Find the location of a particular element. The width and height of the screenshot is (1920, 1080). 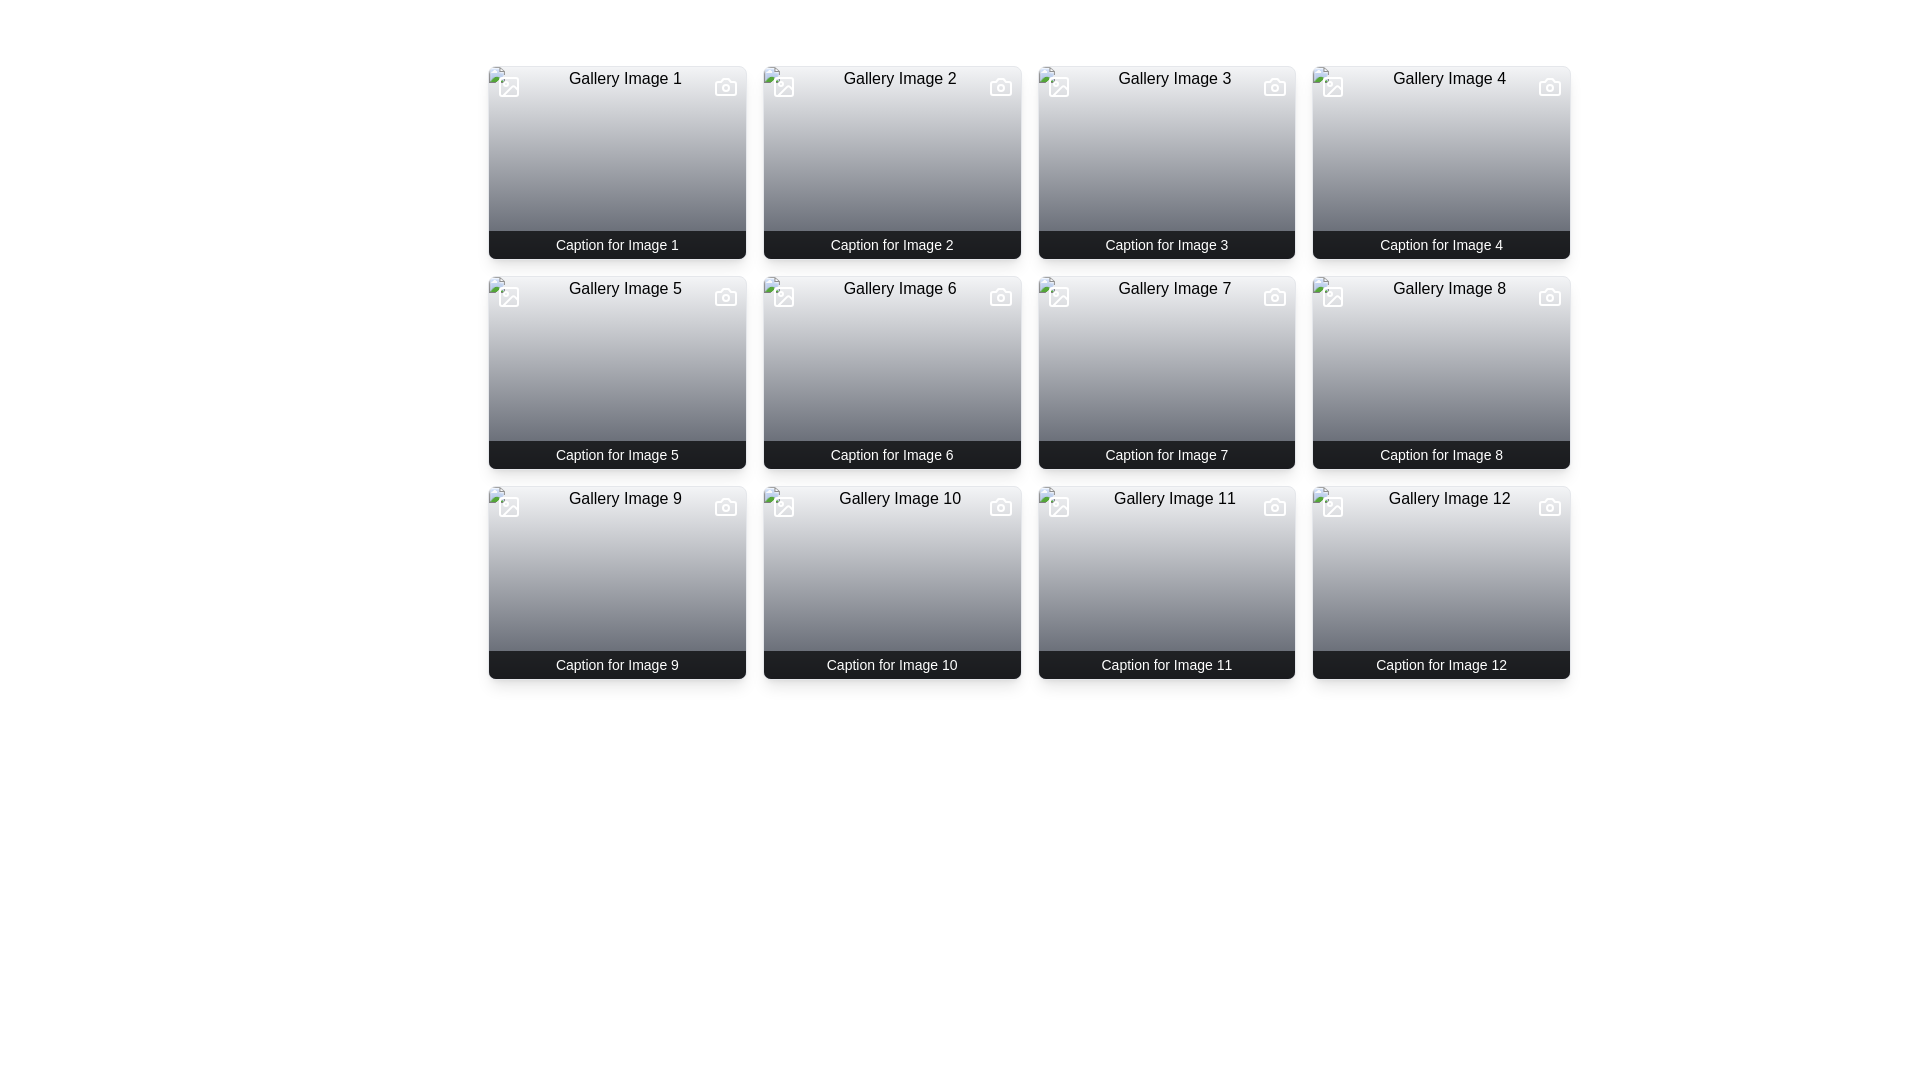

the icon button located in the top-right corner of the 'Gallery Image 12' panel is located at coordinates (1549, 505).